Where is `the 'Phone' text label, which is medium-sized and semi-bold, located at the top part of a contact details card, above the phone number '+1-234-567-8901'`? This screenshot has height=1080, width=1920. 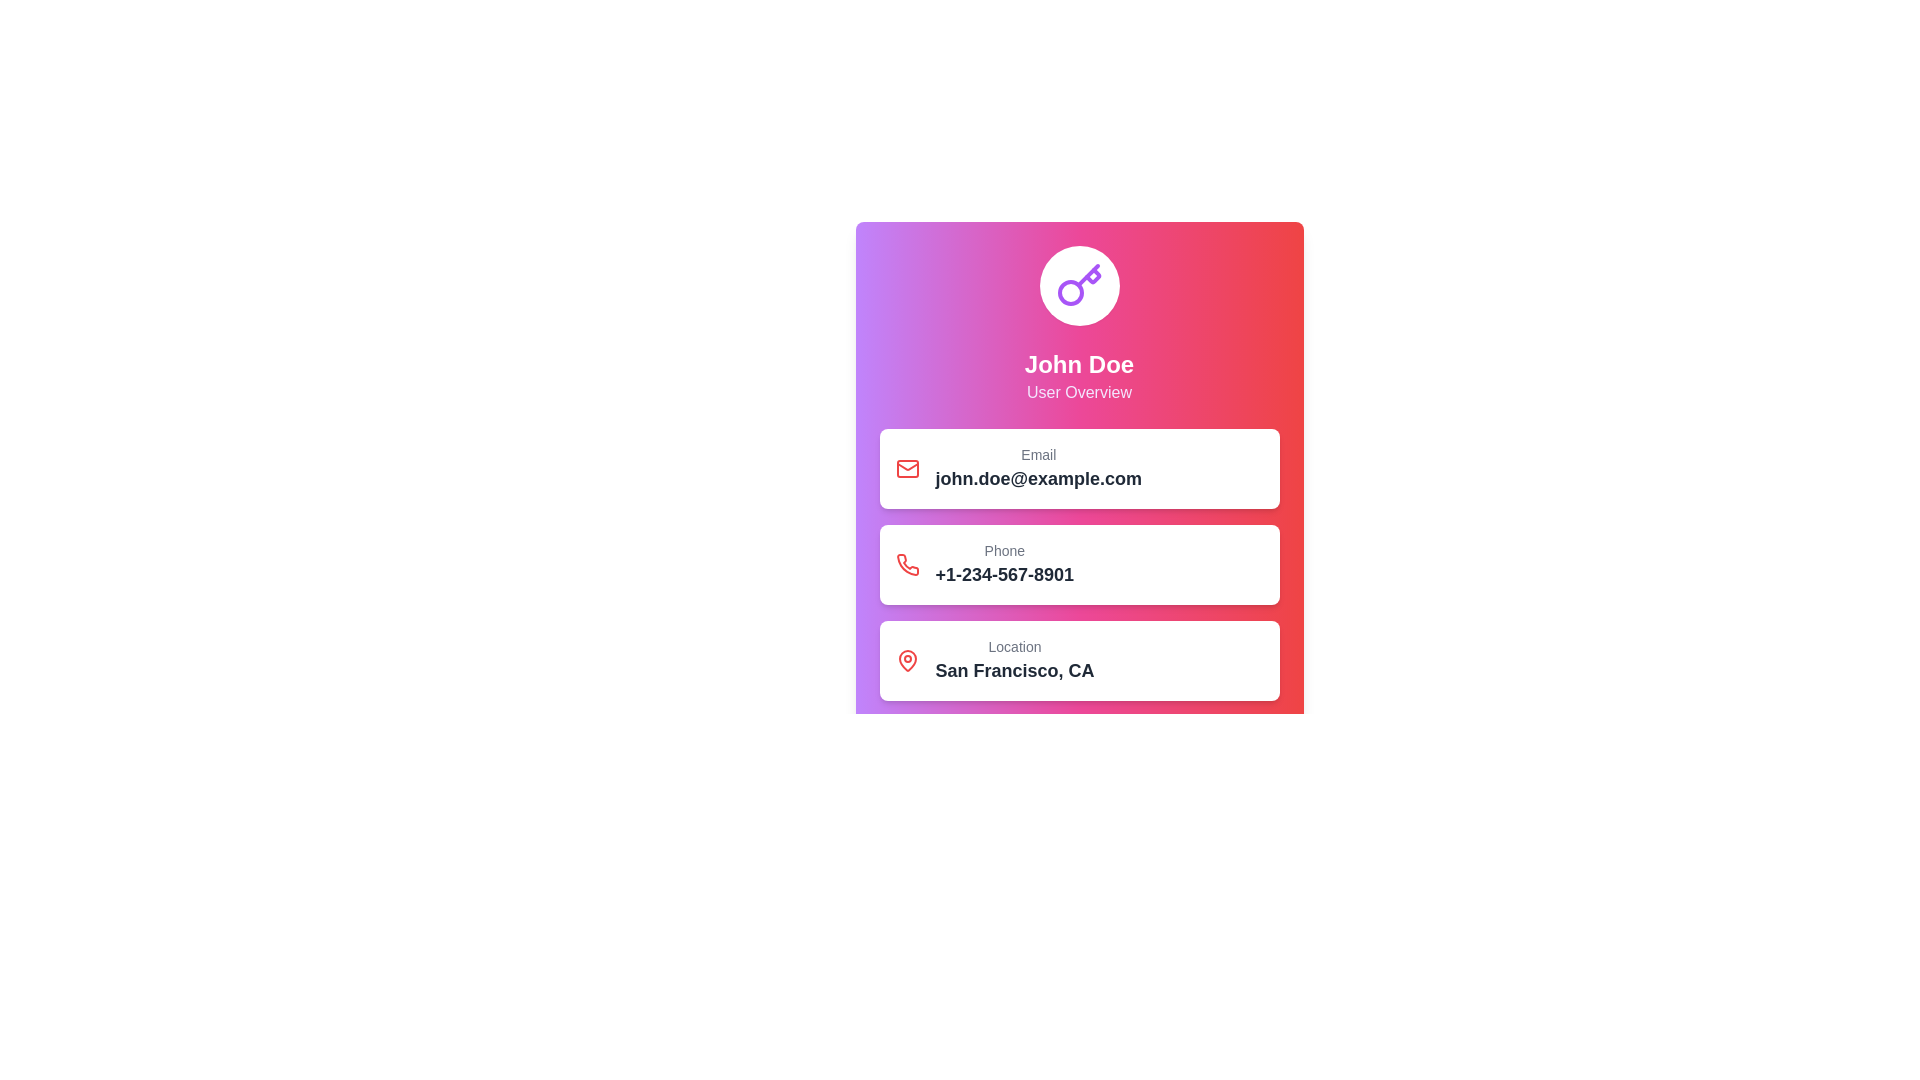 the 'Phone' text label, which is medium-sized and semi-bold, located at the top part of a contact details card, above the phone number '+1-234-567-8901' is located at coordinates (1004, 551).